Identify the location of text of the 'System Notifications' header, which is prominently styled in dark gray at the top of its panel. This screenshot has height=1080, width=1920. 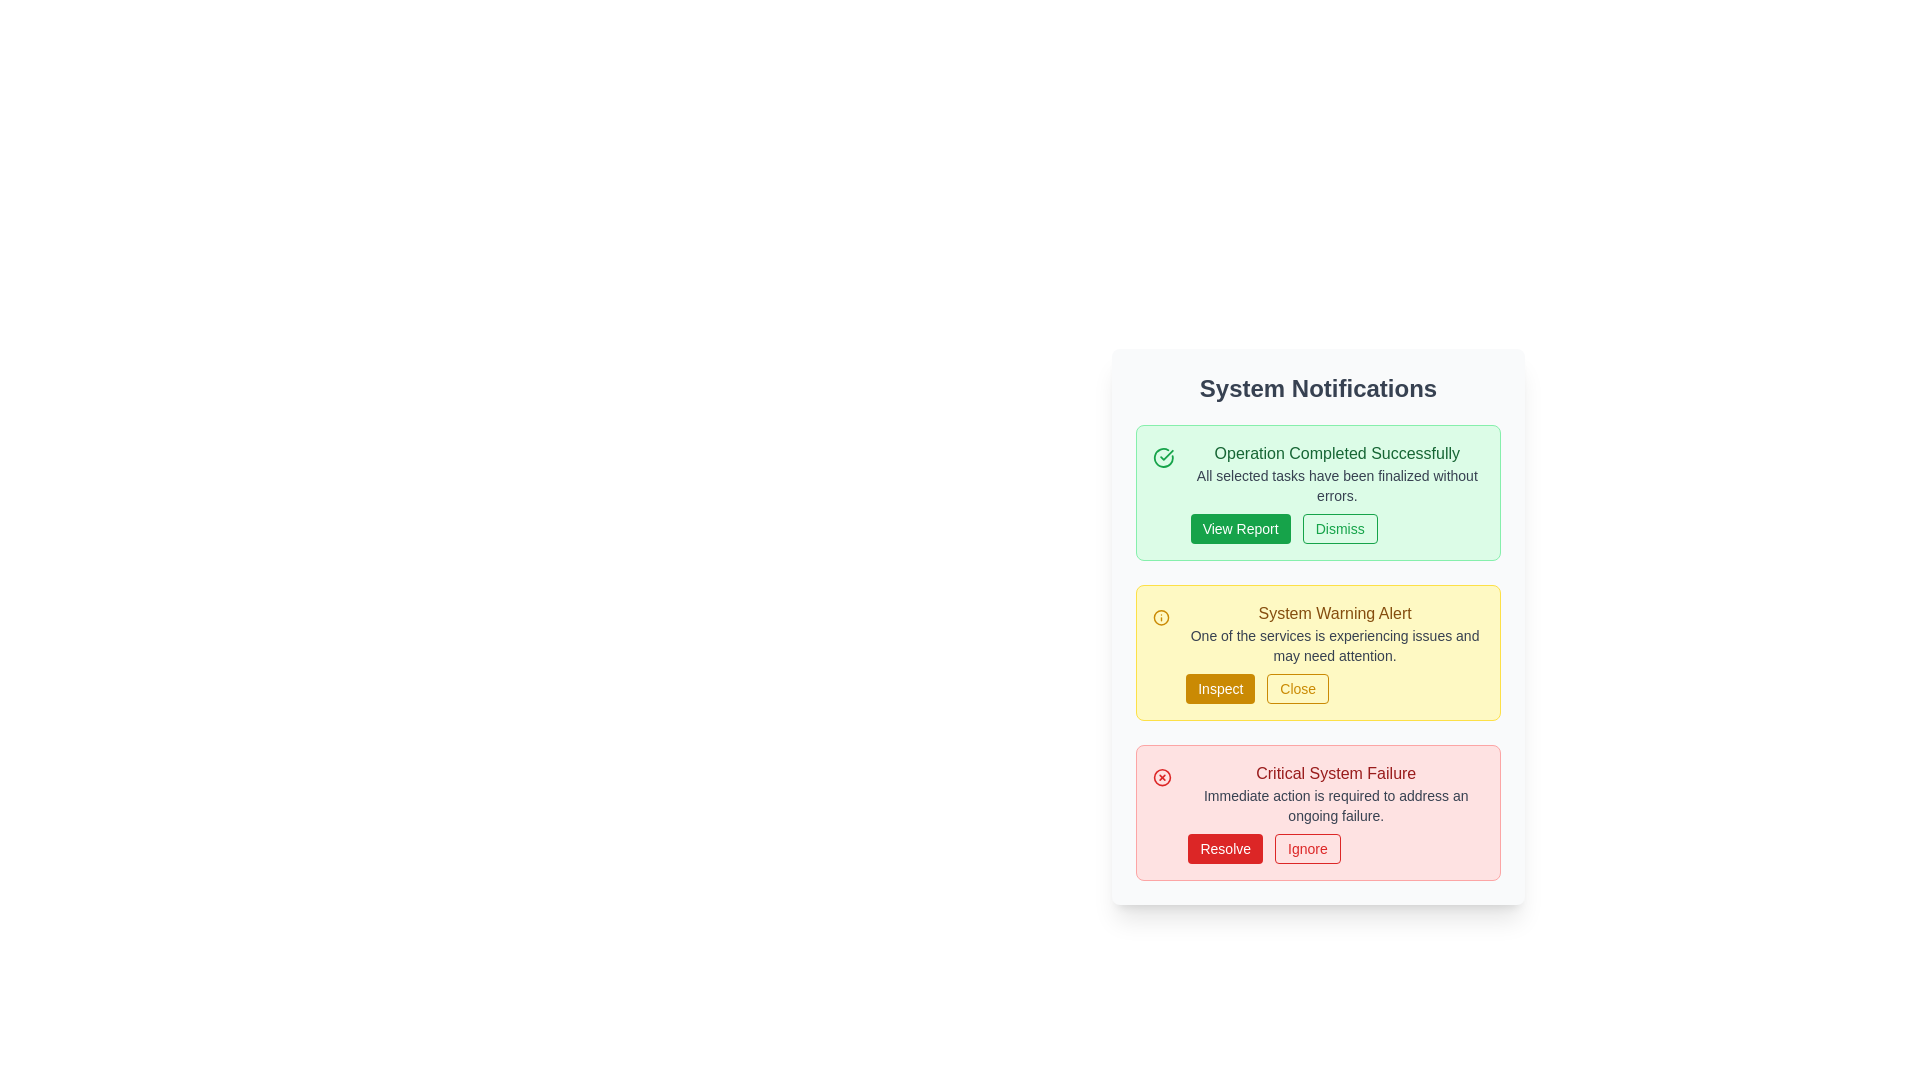
(1318, 389).